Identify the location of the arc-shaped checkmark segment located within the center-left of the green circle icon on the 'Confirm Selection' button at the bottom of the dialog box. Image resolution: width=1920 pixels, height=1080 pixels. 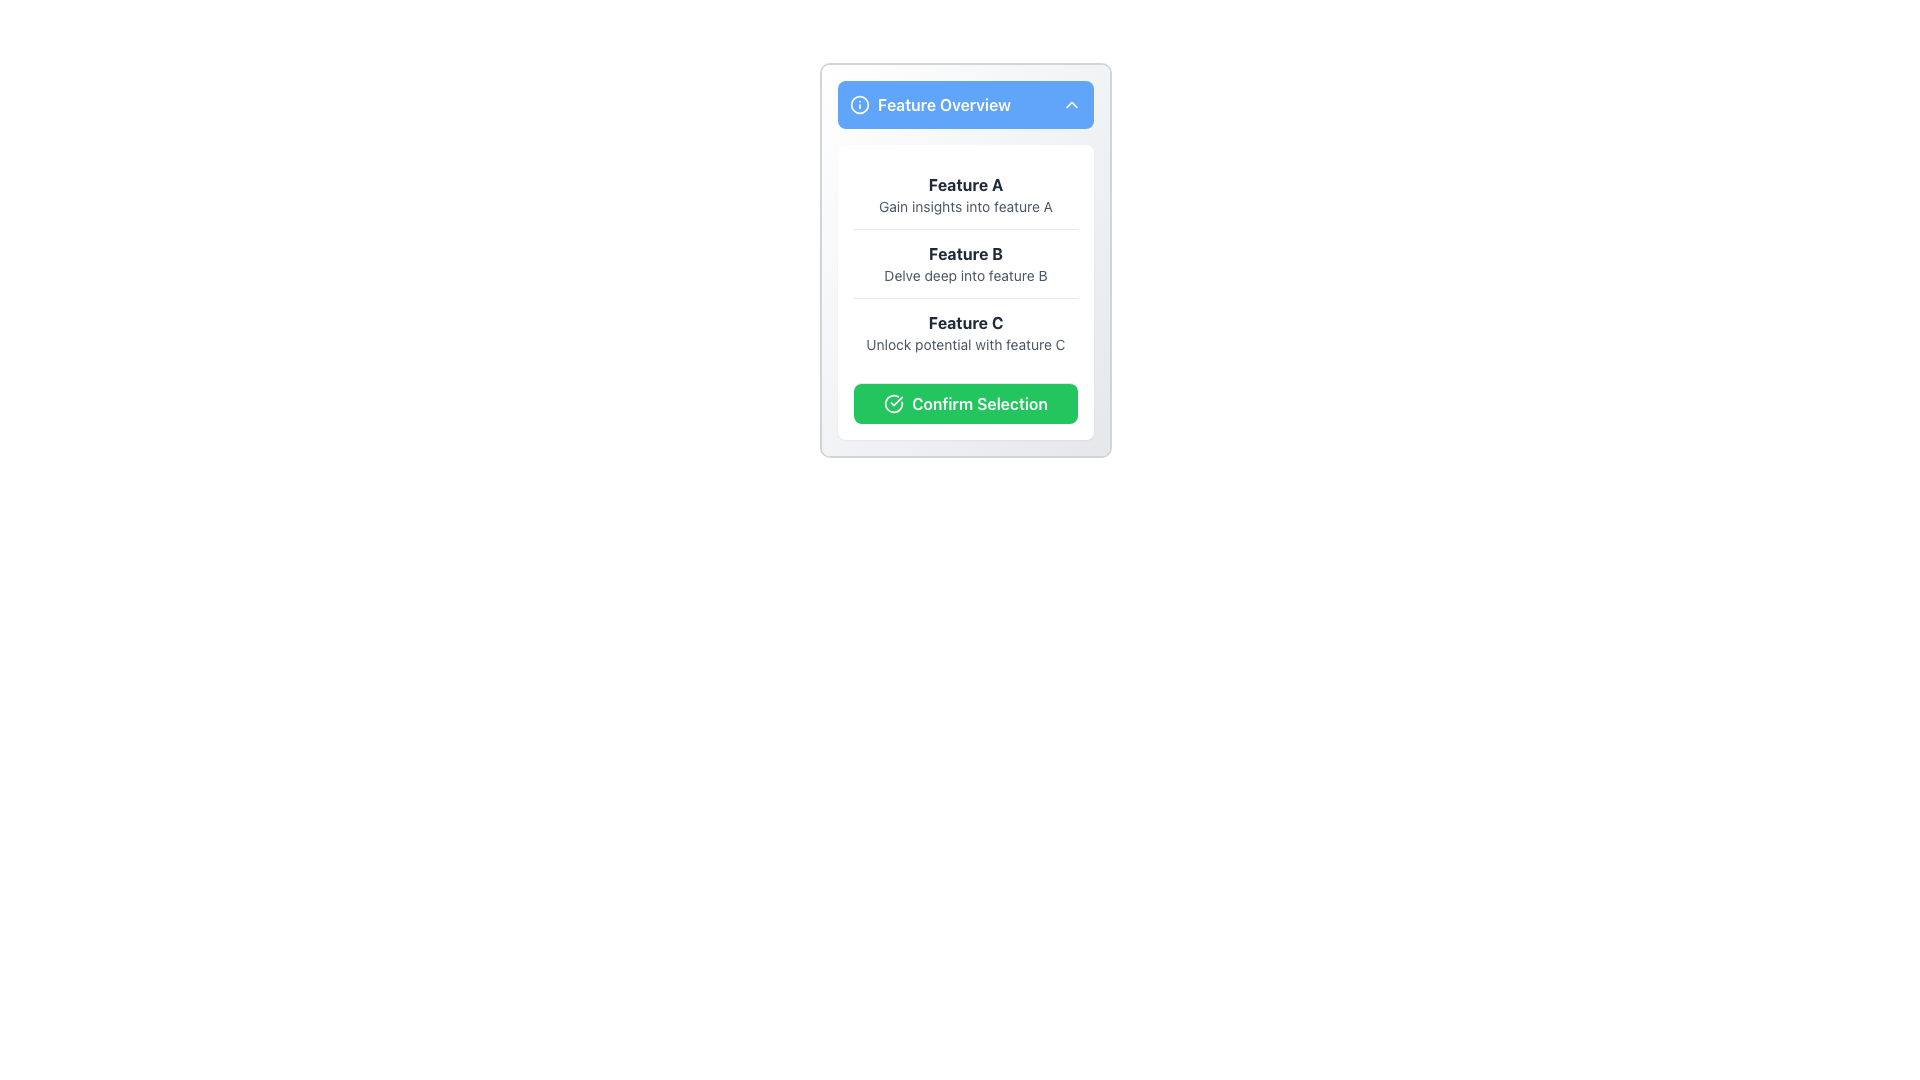
(893, 404).